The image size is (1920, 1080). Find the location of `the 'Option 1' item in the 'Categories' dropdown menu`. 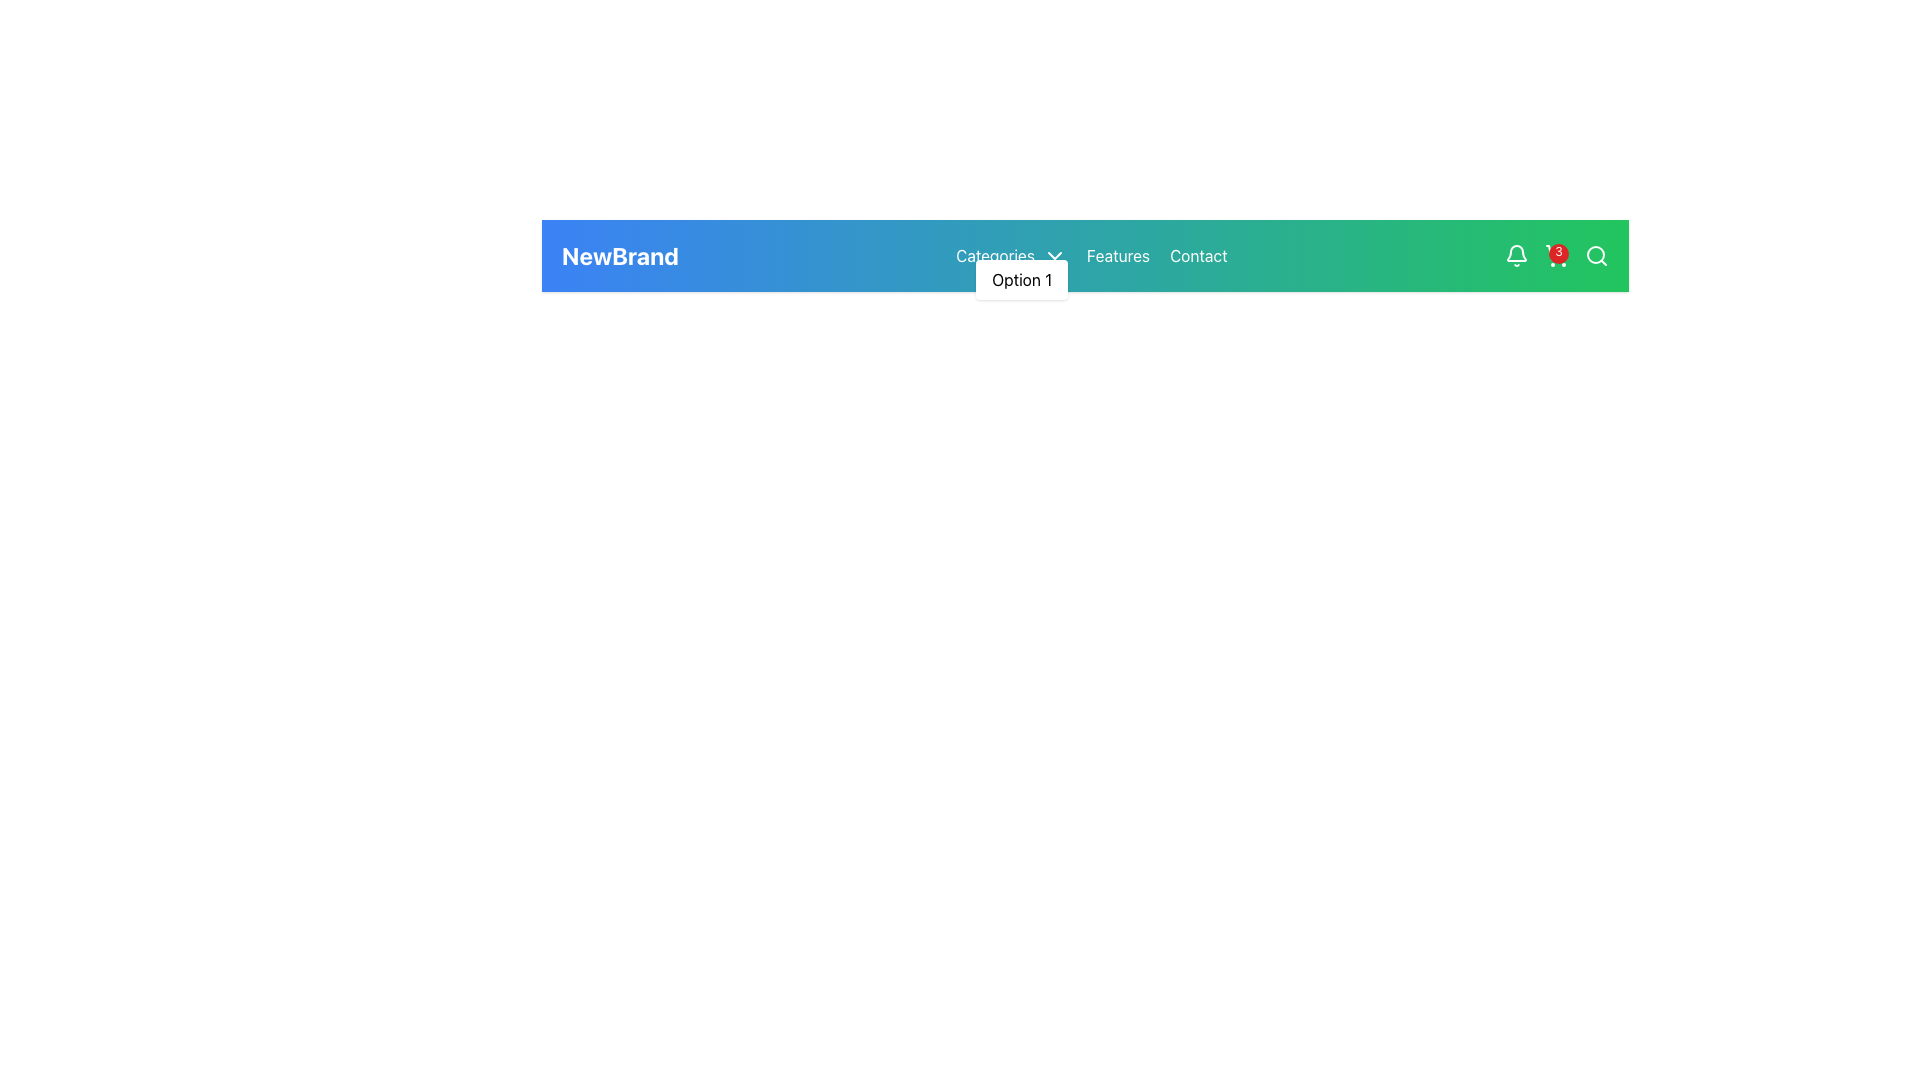

the 'Option 1' item in the 'Categories' dropdown menu is located at coordinates (1022, 280).